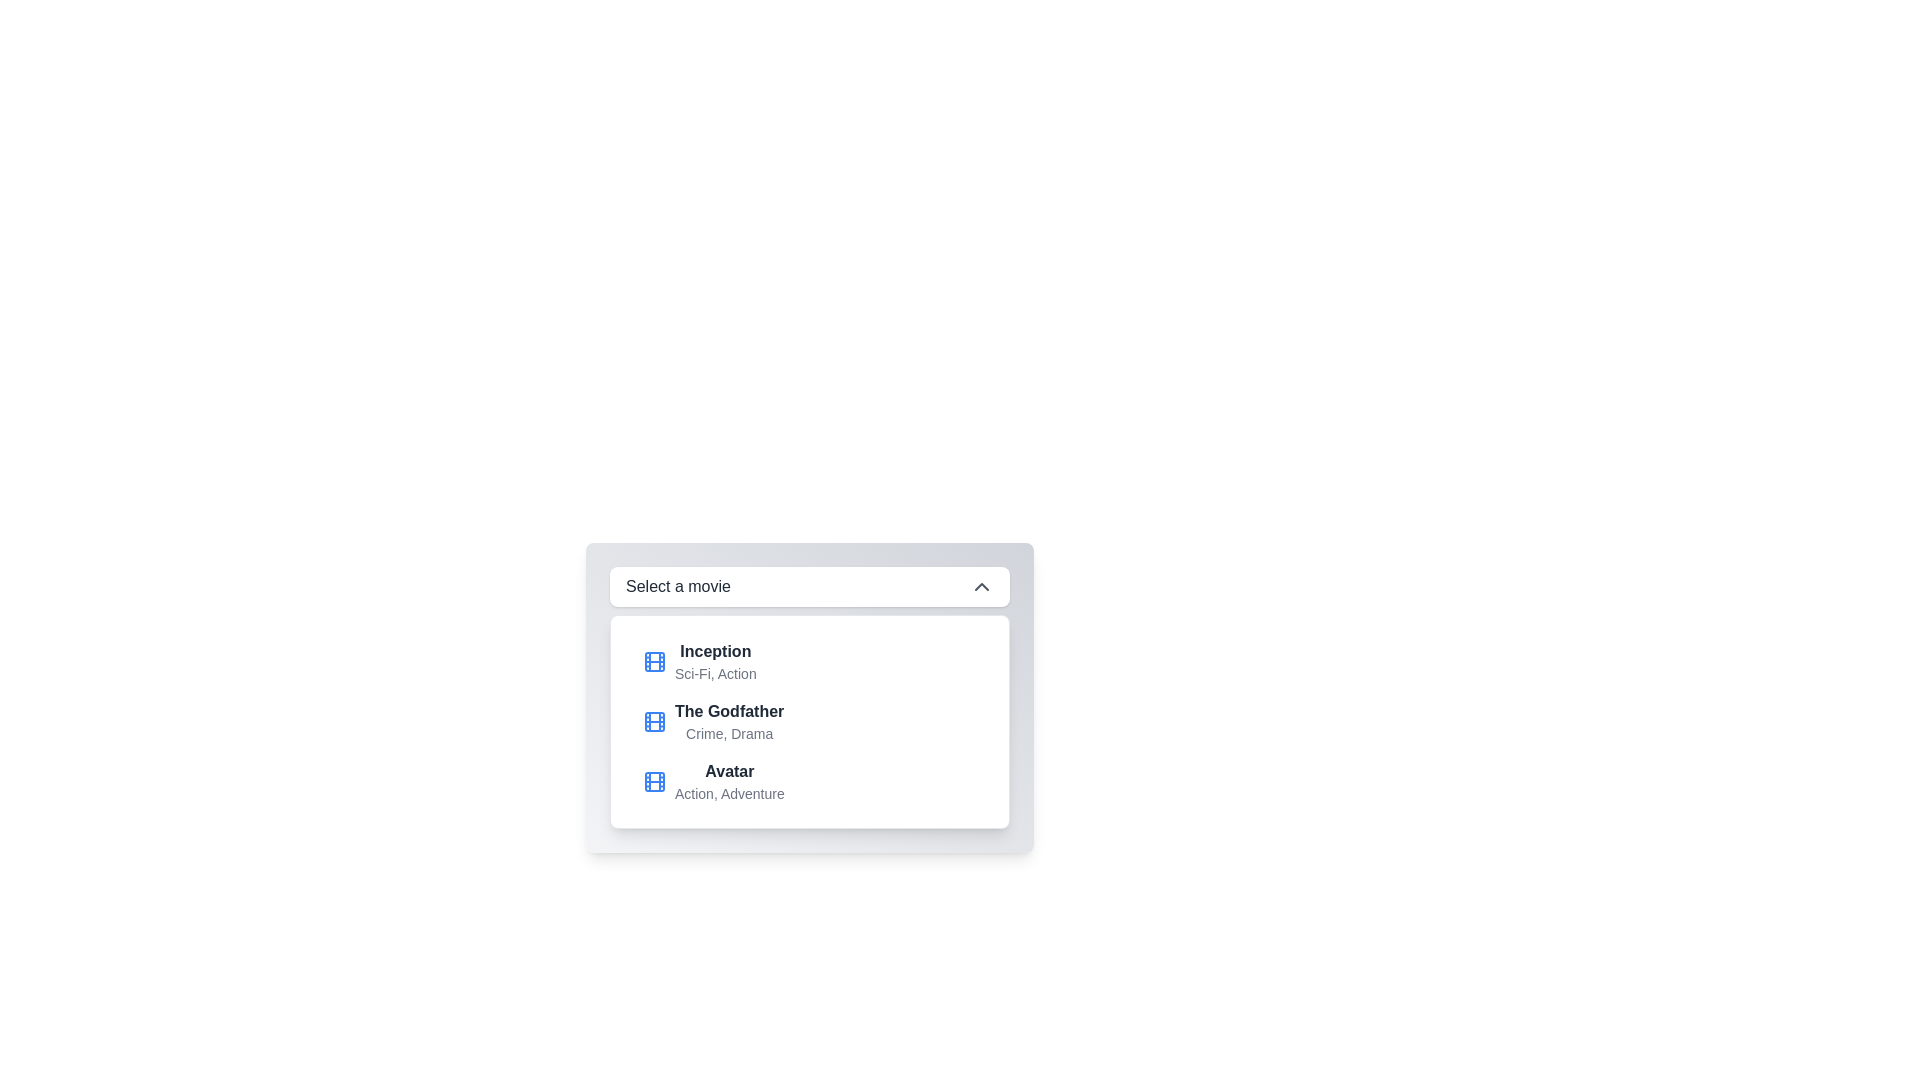 The height and width of the screenshot is (1080, 1920). What do you see at coordinates (728, 721) in the screenshot?
I see `the dropdown item labeled 'The Godfather'` at bounding box center [728, 721].